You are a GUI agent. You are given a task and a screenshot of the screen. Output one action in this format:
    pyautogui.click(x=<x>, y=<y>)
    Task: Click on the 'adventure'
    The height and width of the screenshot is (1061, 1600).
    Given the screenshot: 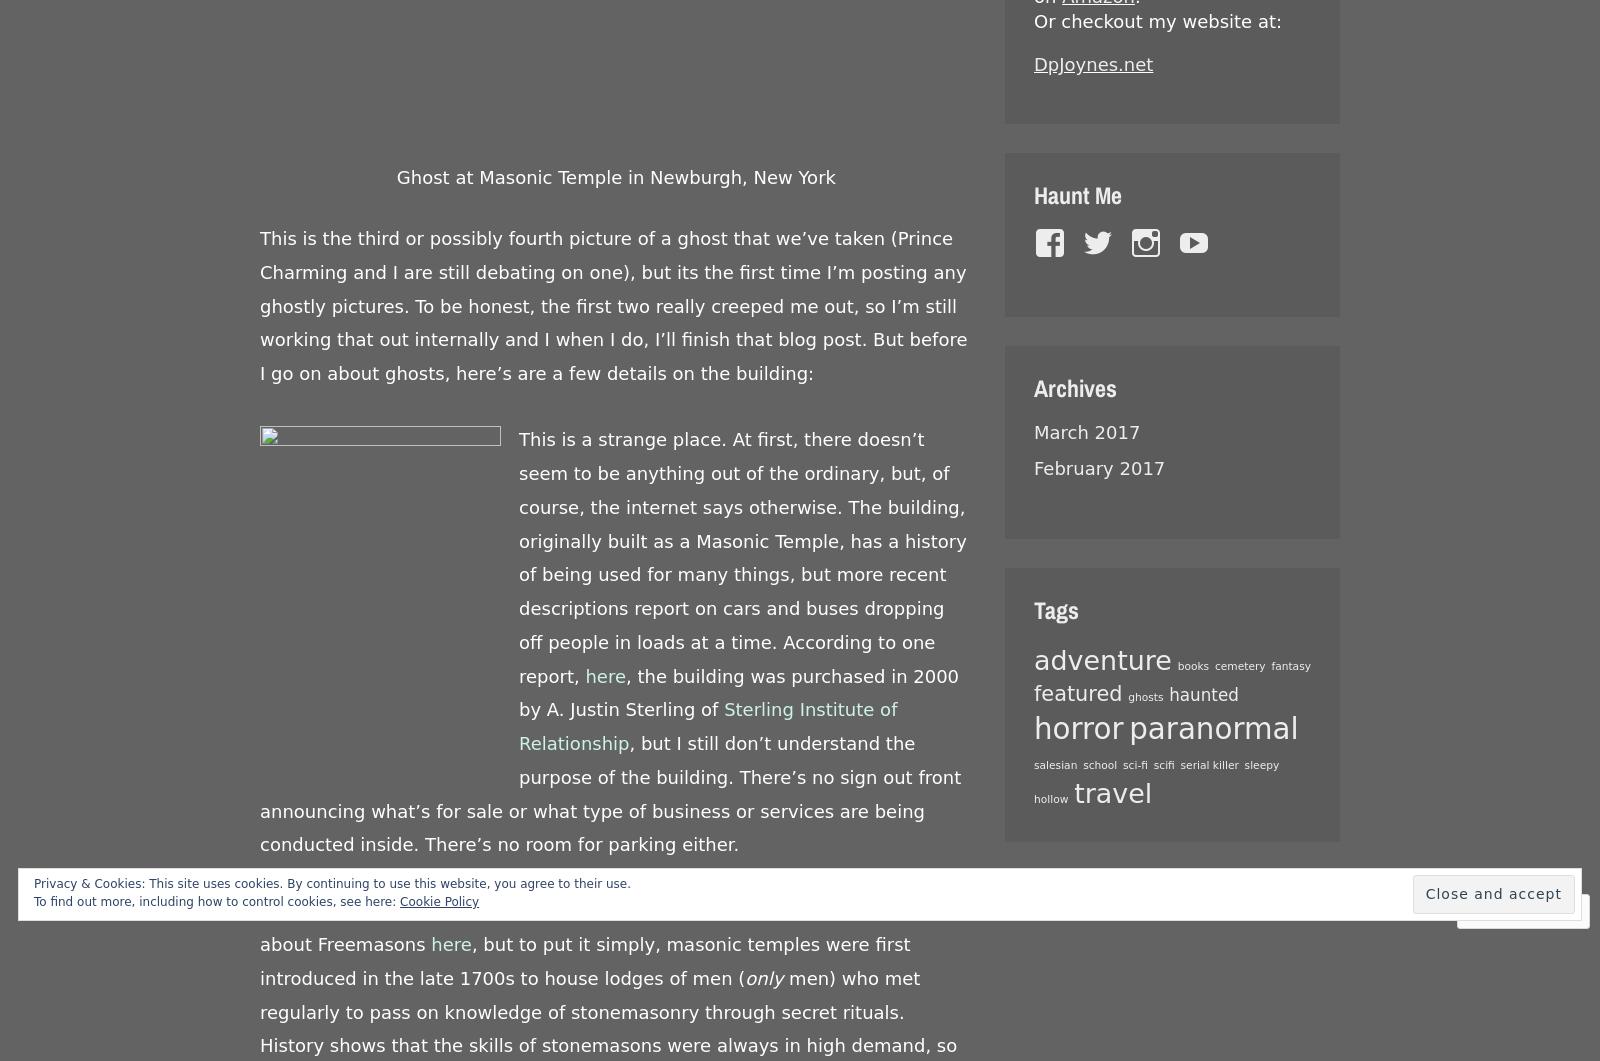 What is the action you would take?
    pyautogui.click(x=1102, y=659)
    